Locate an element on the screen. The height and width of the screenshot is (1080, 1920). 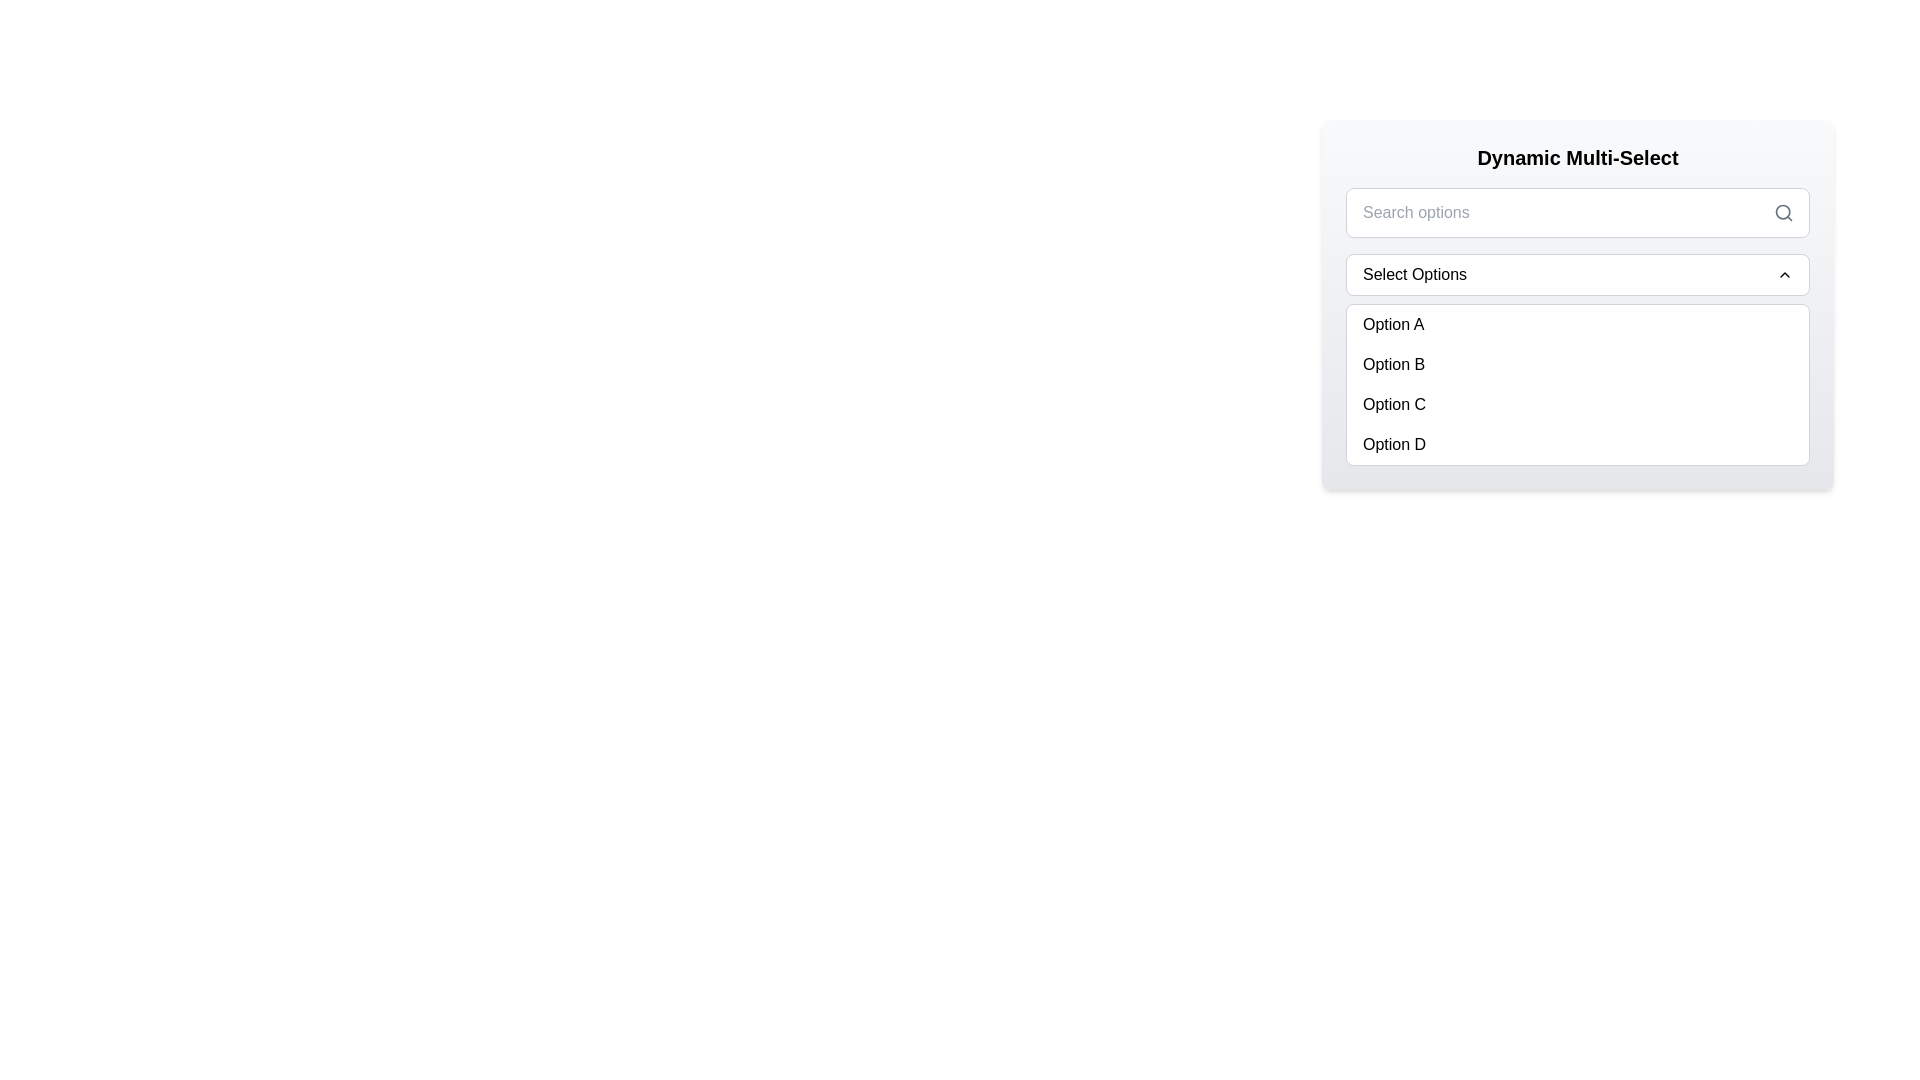
the Search Input Box located below the title 'Dynamic Multi-Select' to focus on it is located at coordinates (1577, 212).